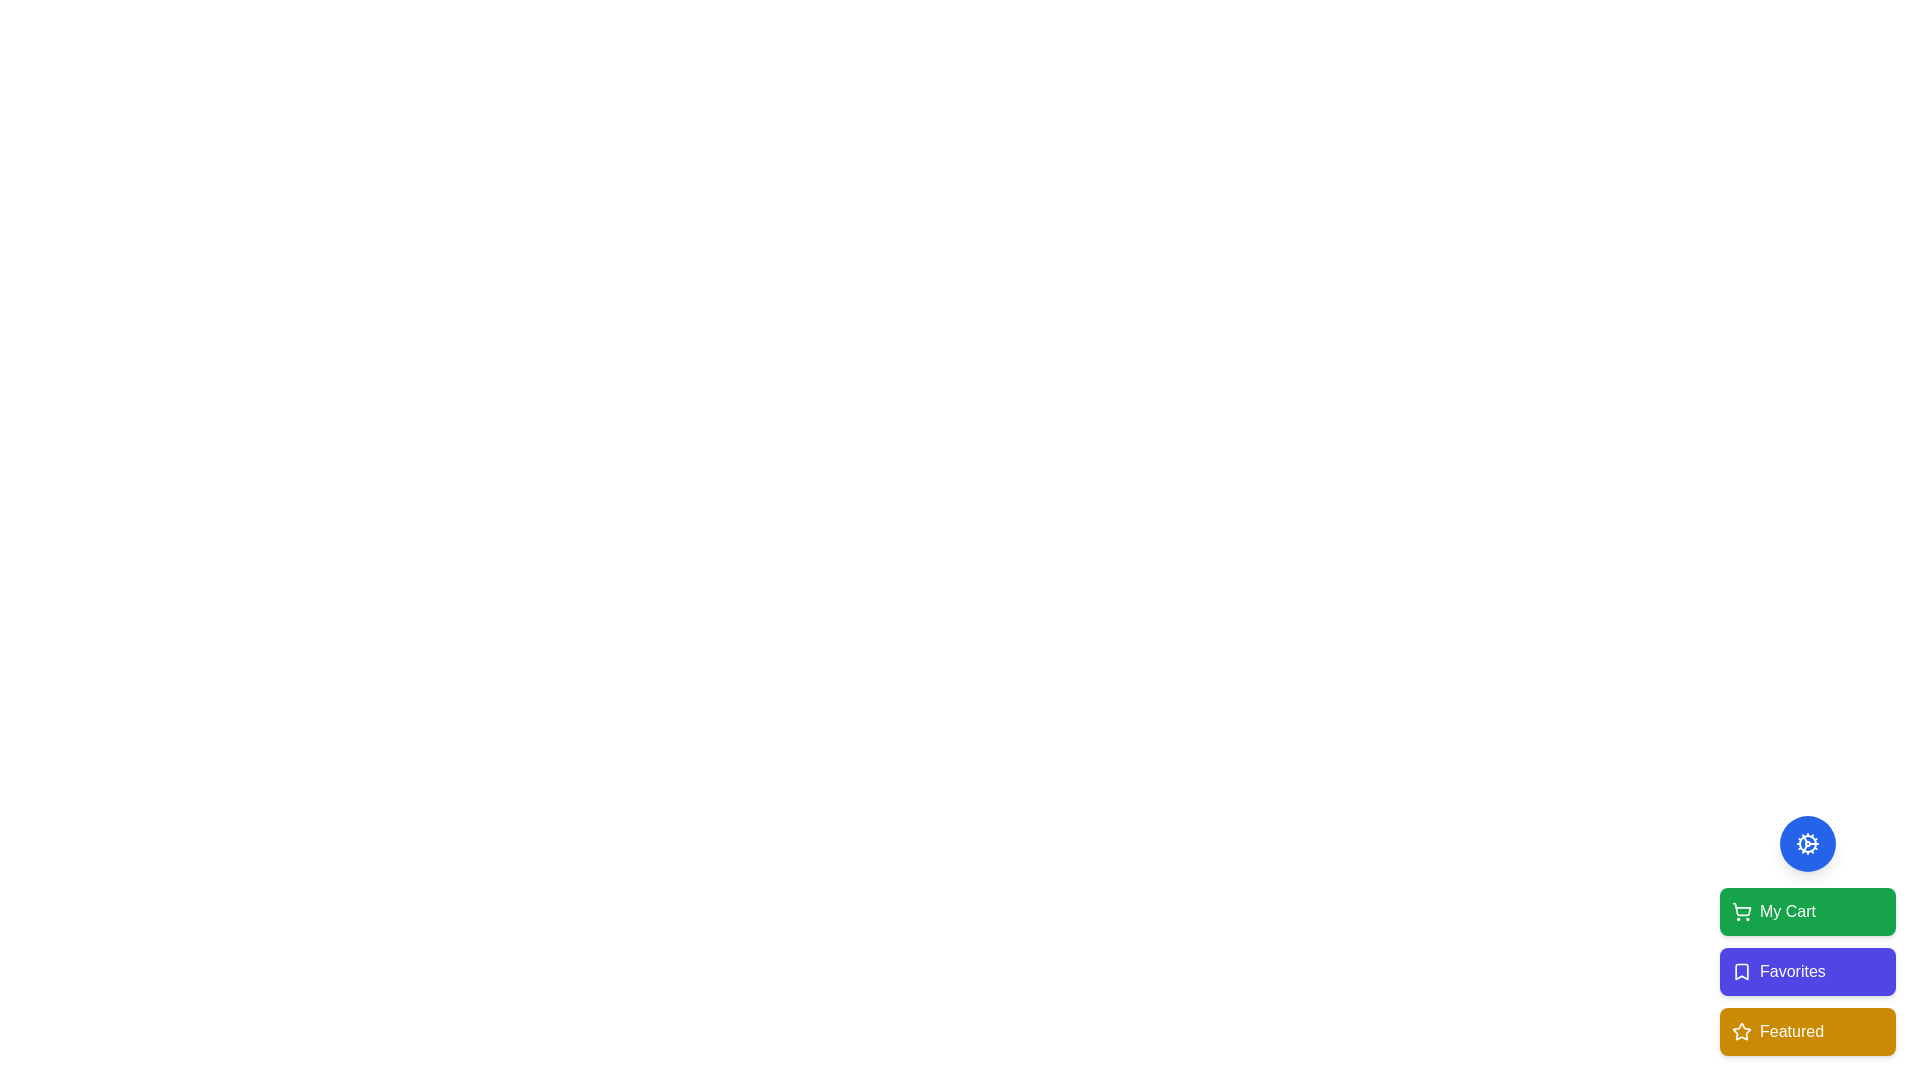  Describe the element at coordinates (1741, 1032) in the screenshot. I see `the star-shaped icon outlined with yellowish-orange strokes, which is located to the left of the text 'Featured'` at that location.